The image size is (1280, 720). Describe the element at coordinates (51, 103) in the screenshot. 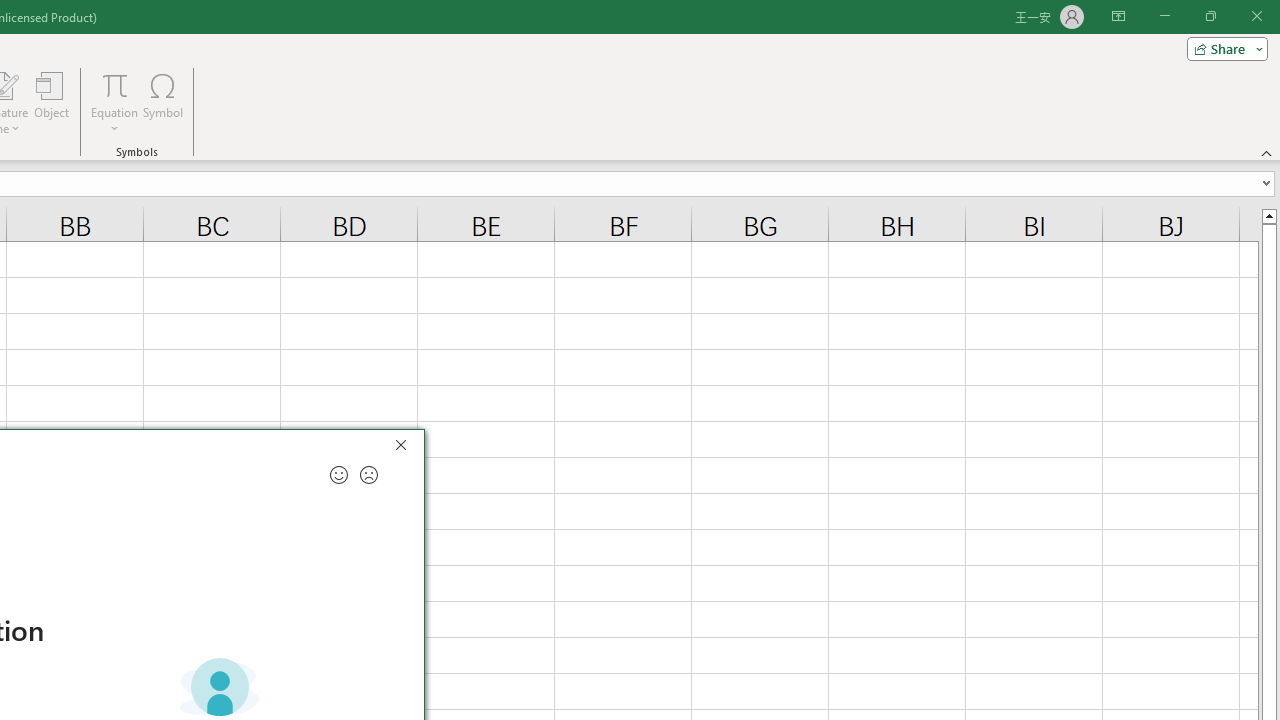

I see `'Object...'` at that location.